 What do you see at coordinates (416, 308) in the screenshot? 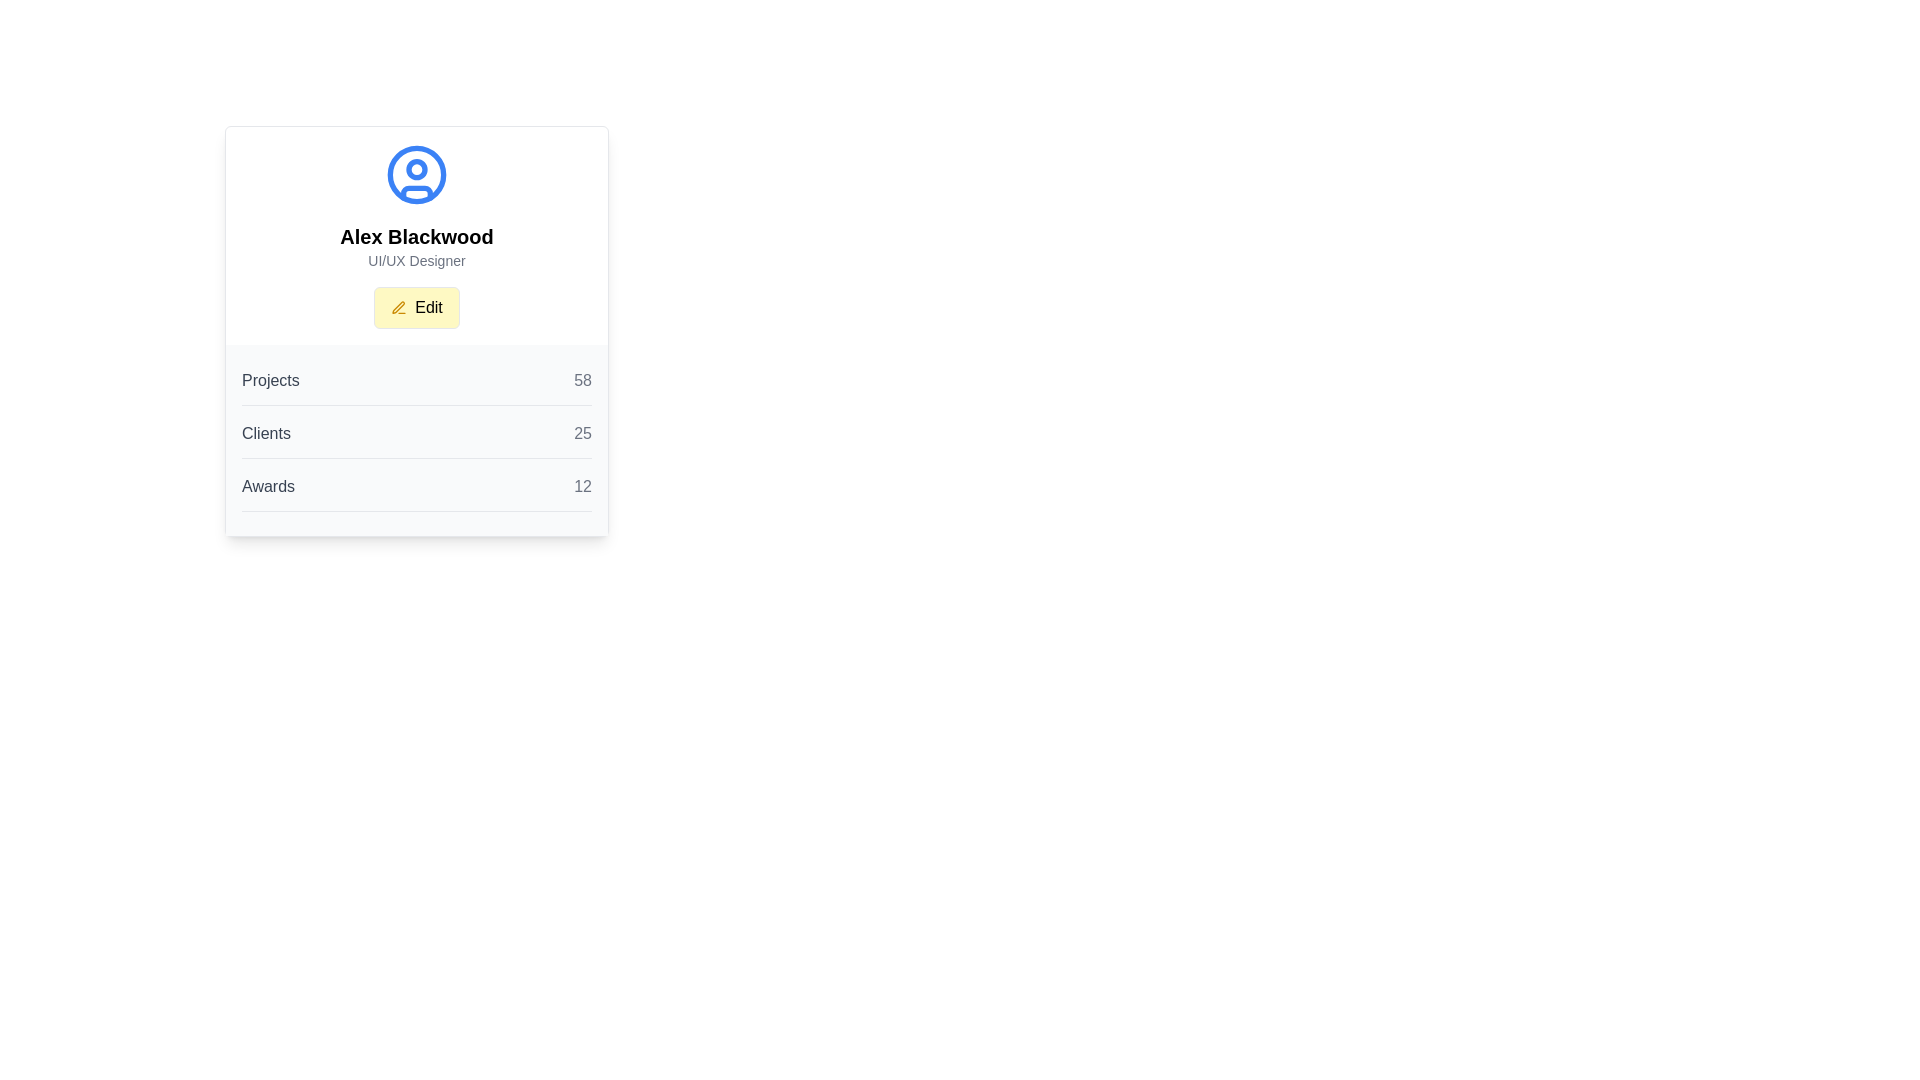
I see `the 'Edit' button with a light yellow background and a pen icon, located below the title 'Alex Blackwood' and the subtitle 'UI/UX Designer'` at bounding box center [416, 308].